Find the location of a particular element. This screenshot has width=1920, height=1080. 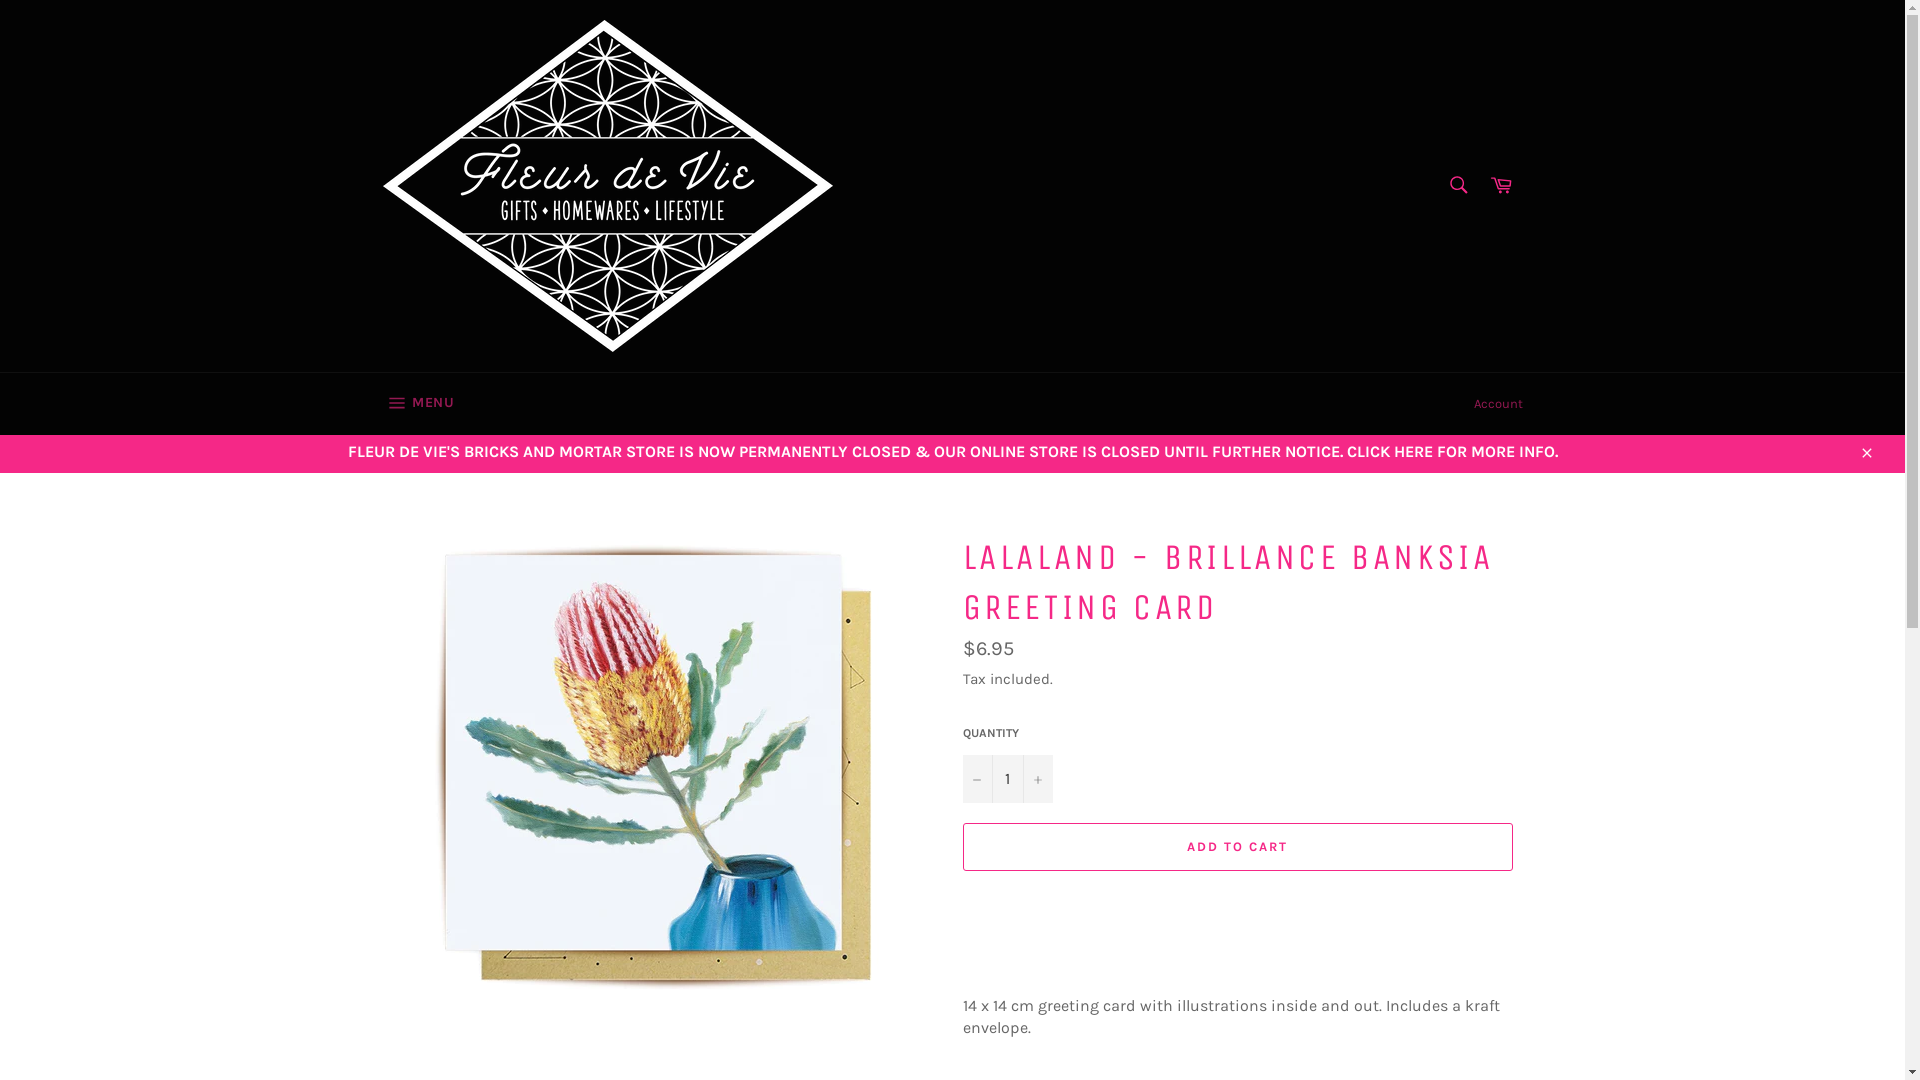

'Account' is located at coordinates (1498, 404).